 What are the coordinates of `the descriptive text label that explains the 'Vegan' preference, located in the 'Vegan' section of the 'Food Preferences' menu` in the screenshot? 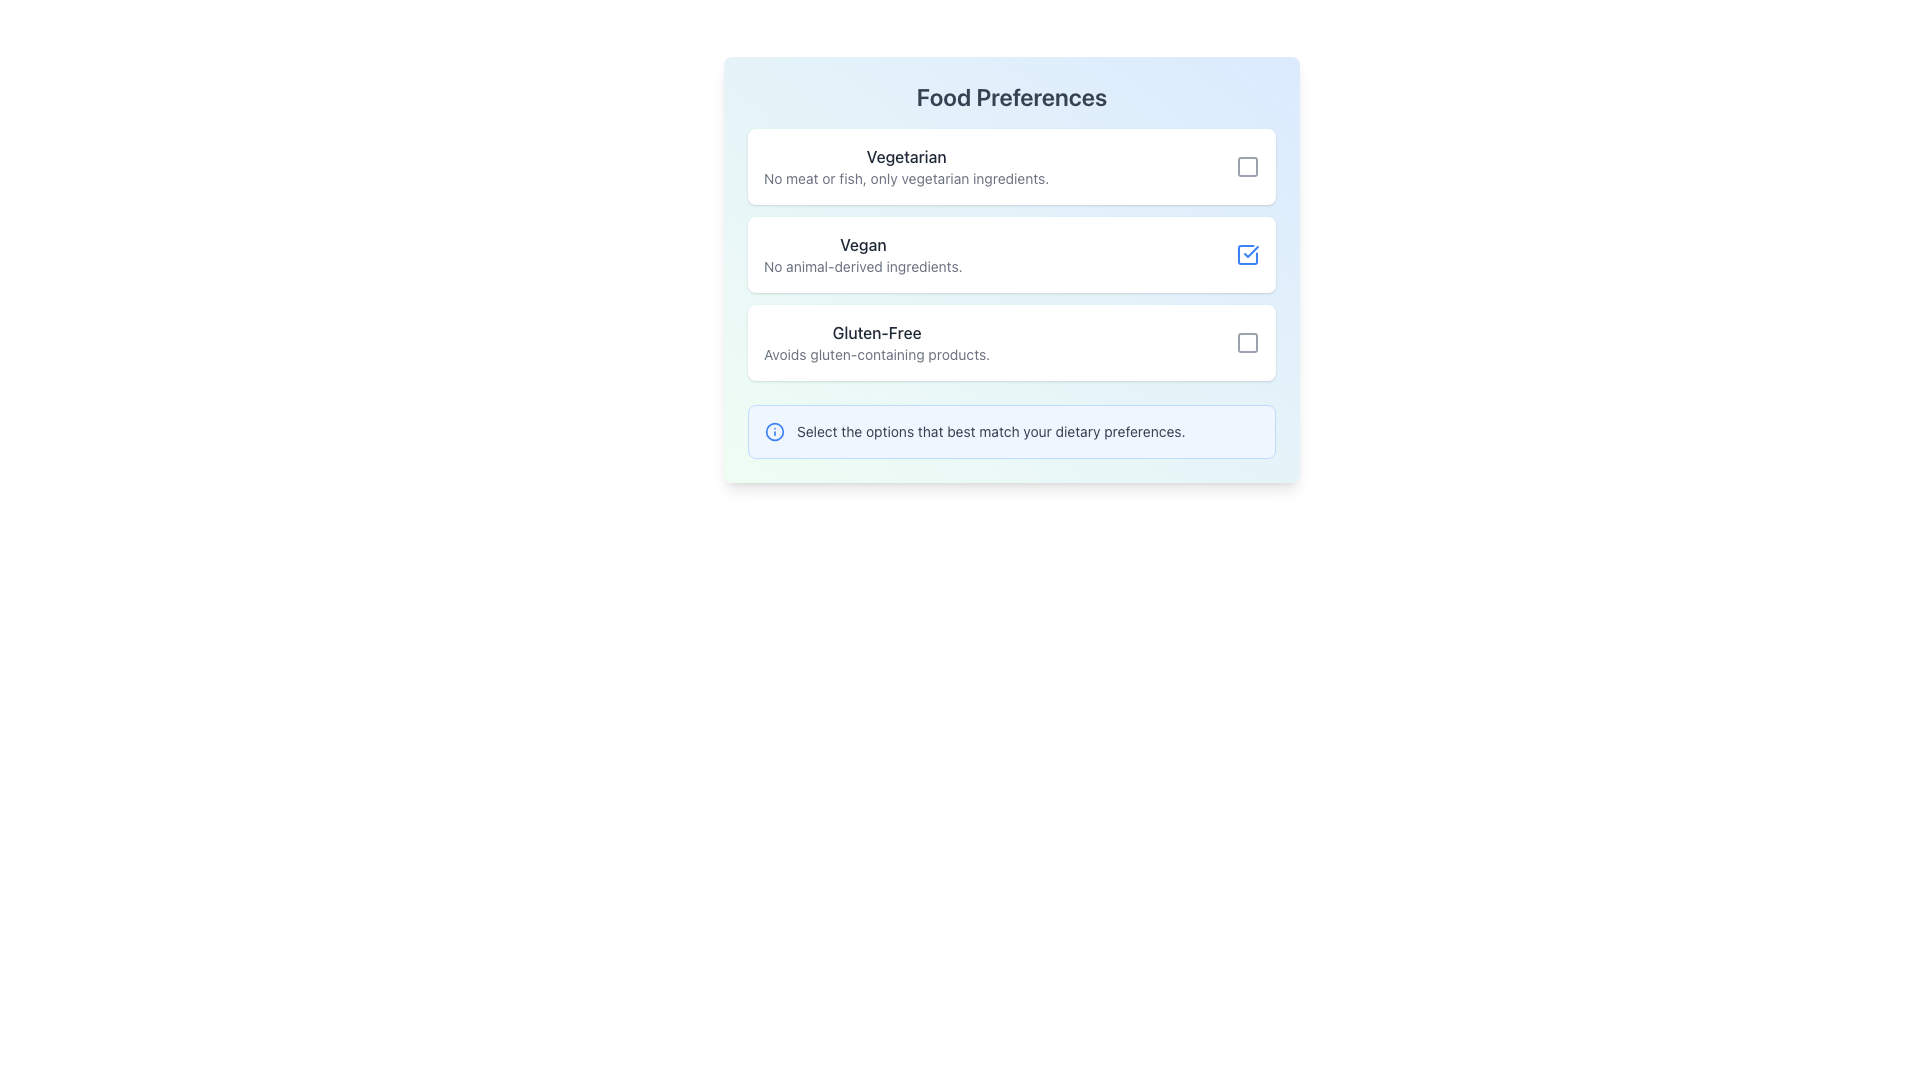 It's located at (863, 265).